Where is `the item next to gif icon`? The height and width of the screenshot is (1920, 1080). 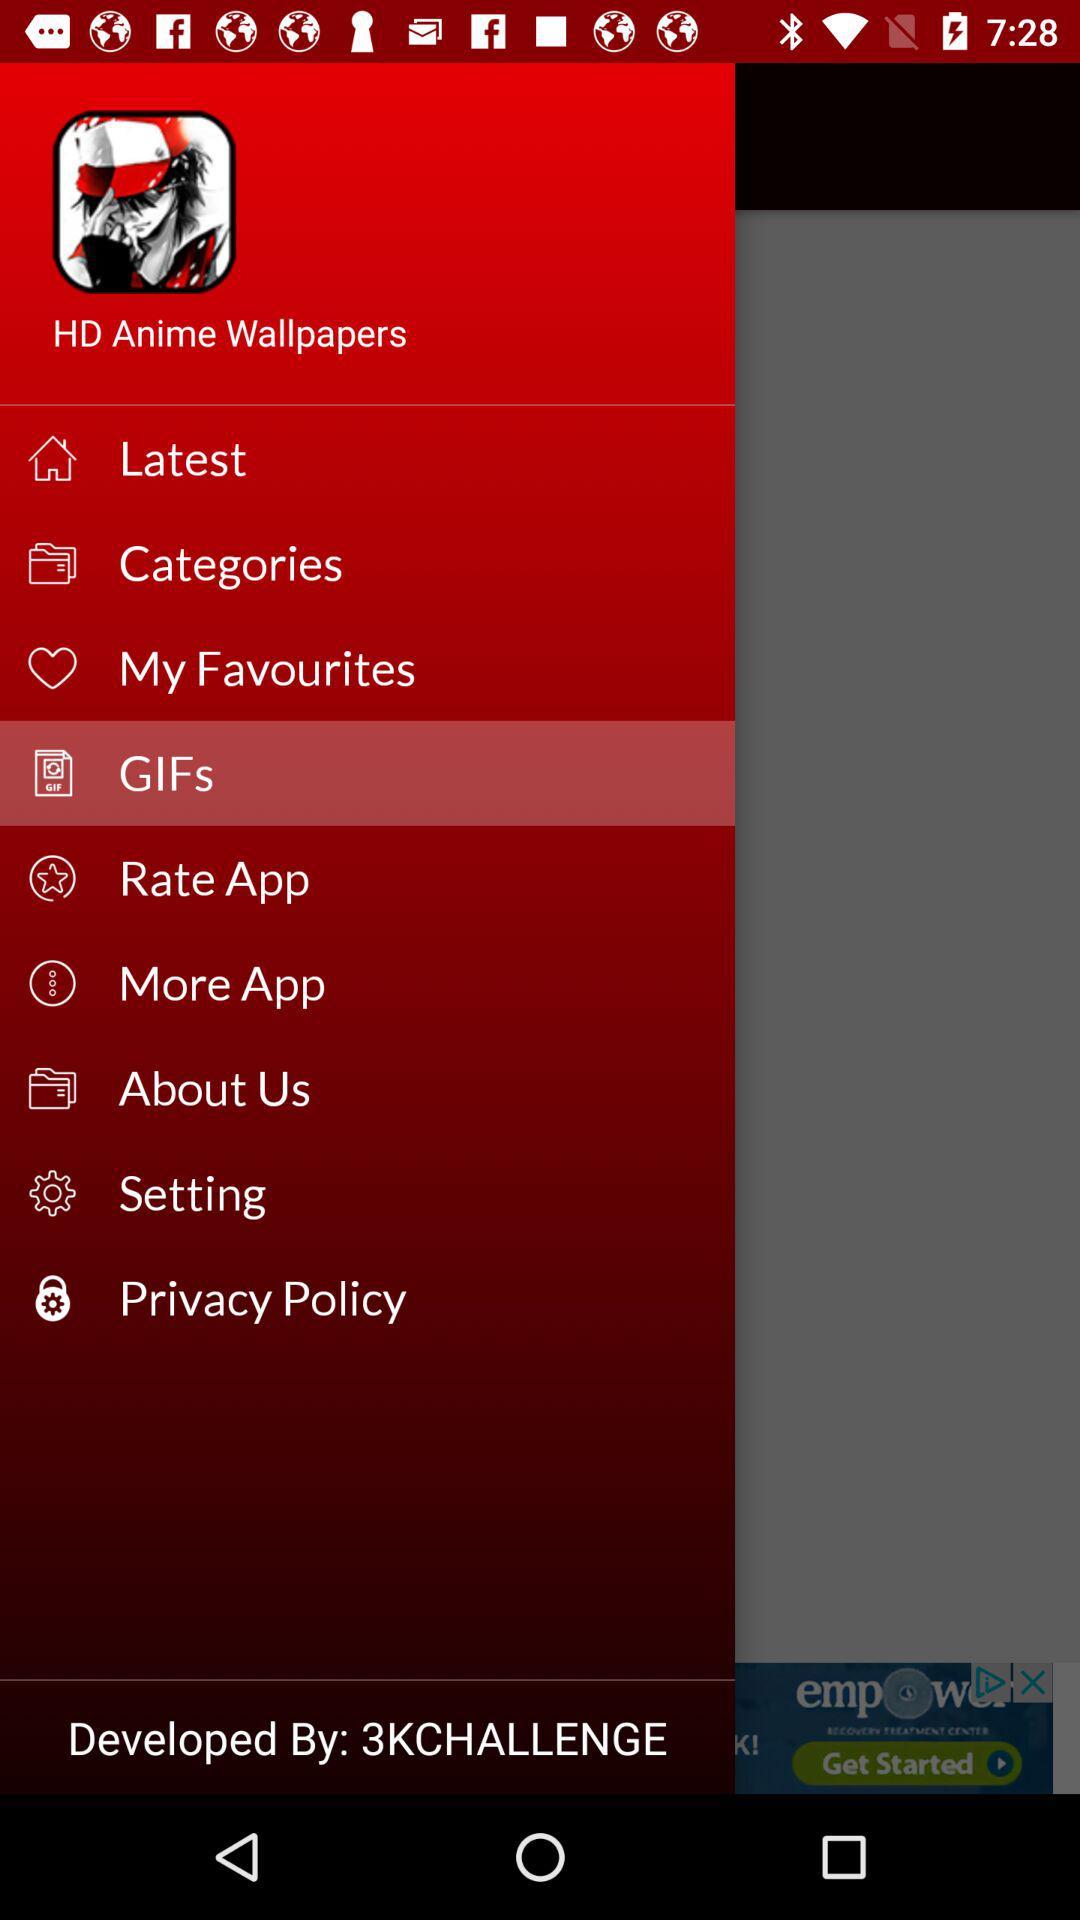 the item next to gif icon is located at coordinates (72, 135).